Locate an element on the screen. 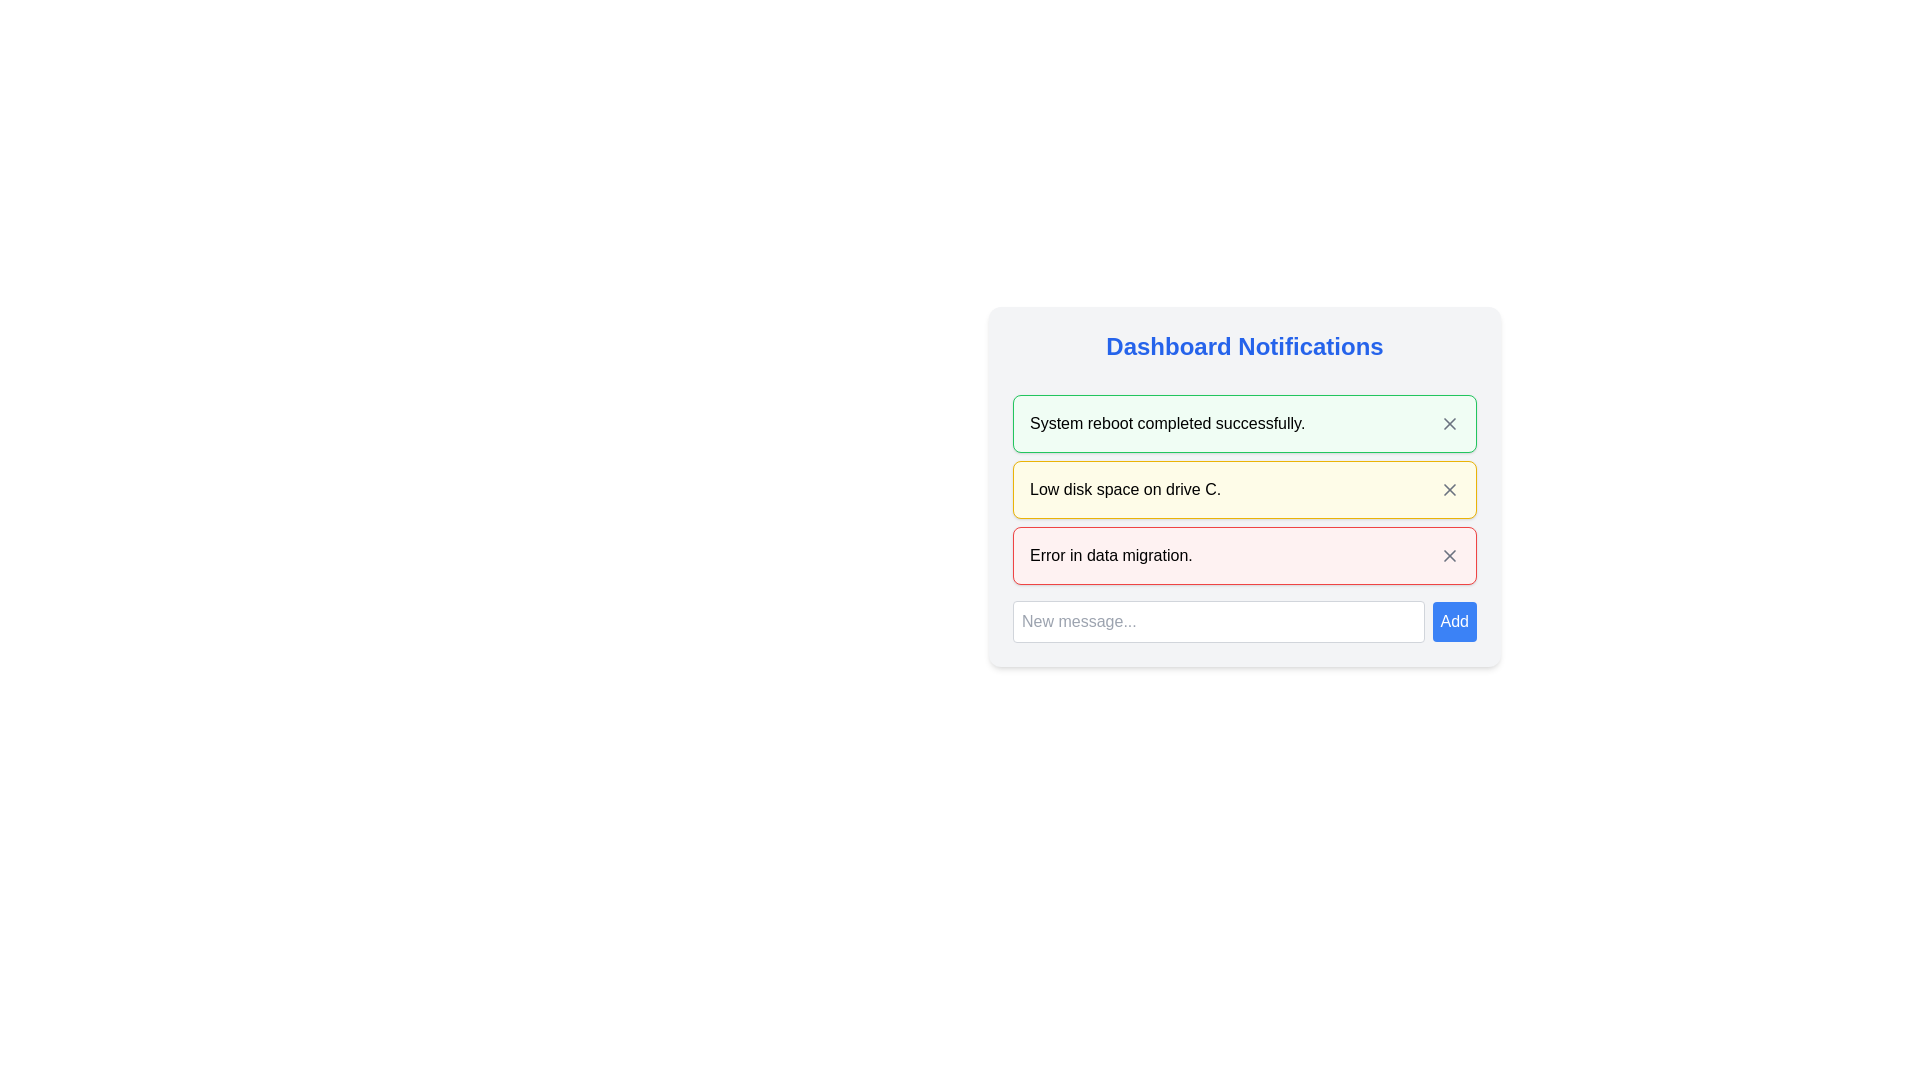  the close button located at the top-right corner of the red-bordered notification card labeled 'Error in data migration' to change its color is located at coordinates (1449, 555).